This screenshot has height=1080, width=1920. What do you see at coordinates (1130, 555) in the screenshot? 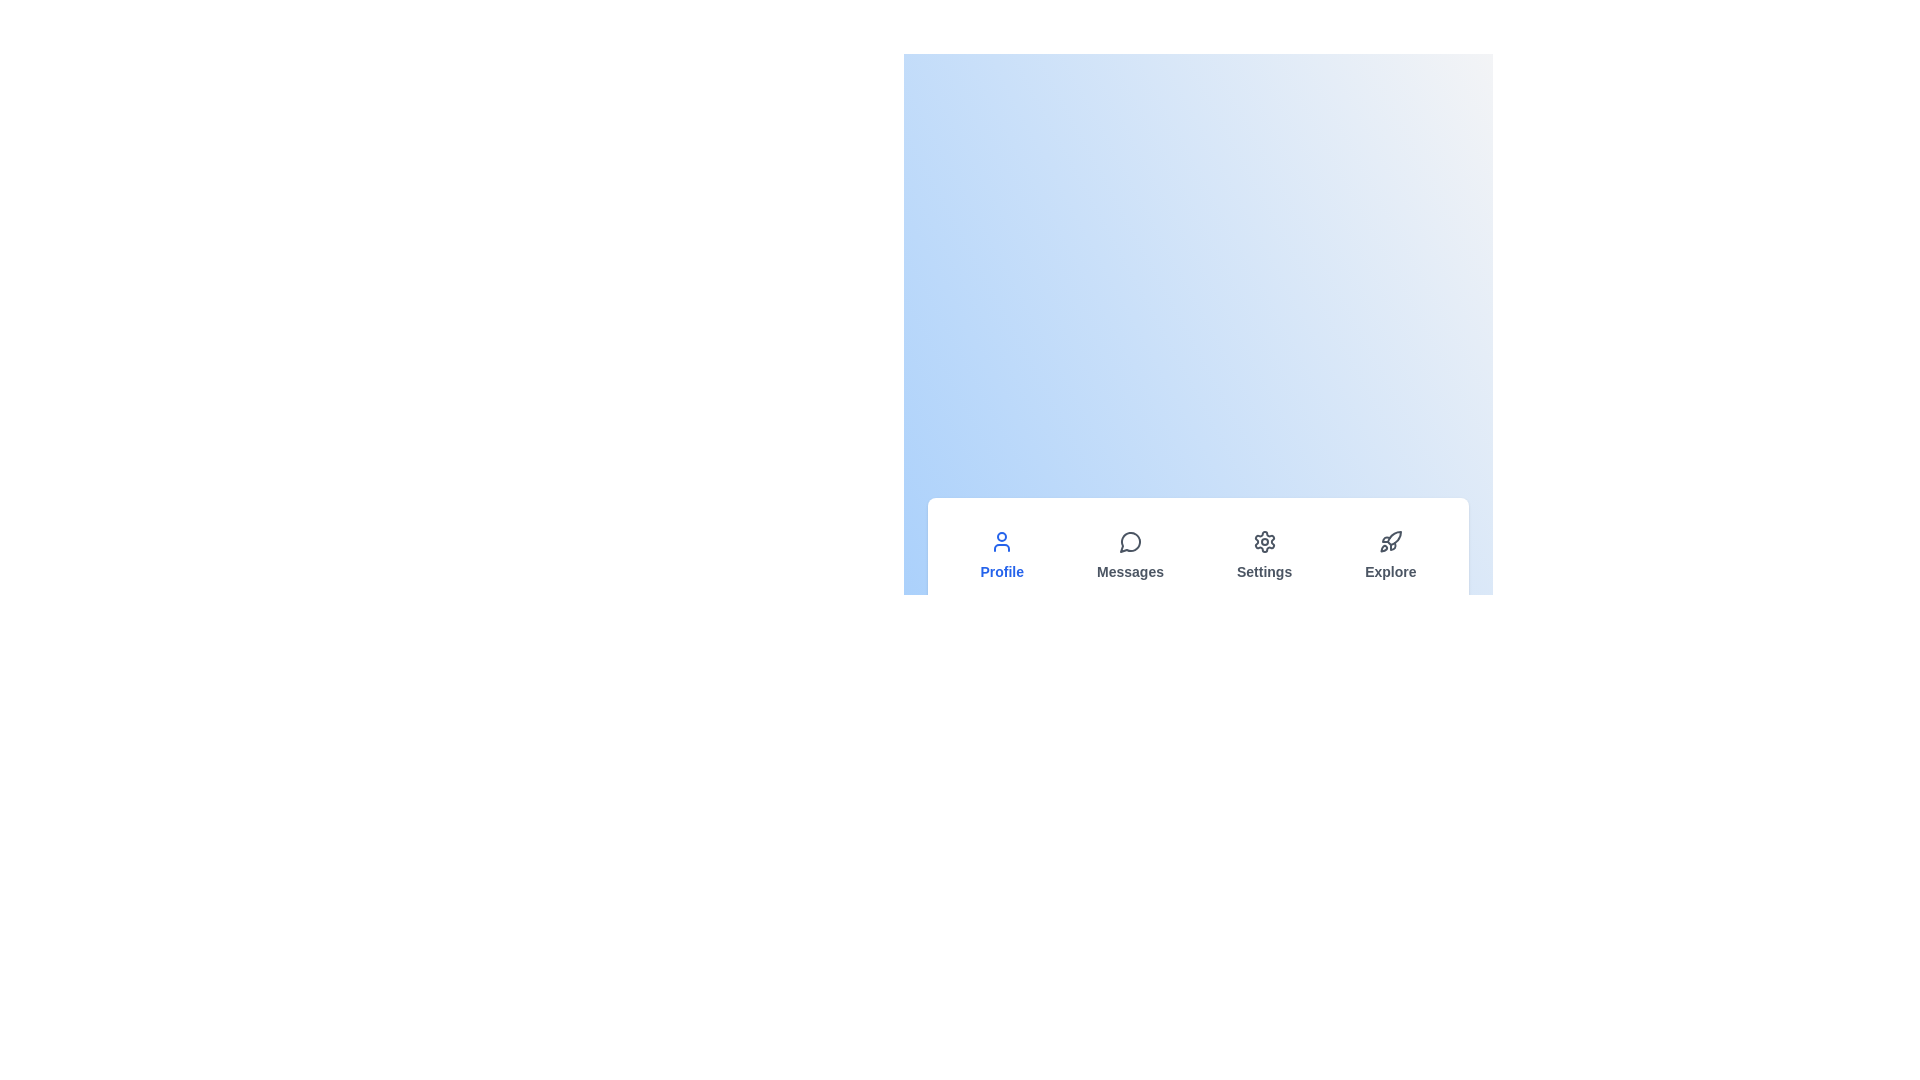
I see `the tab labeled Messages` at bounding box center [1130, 555].